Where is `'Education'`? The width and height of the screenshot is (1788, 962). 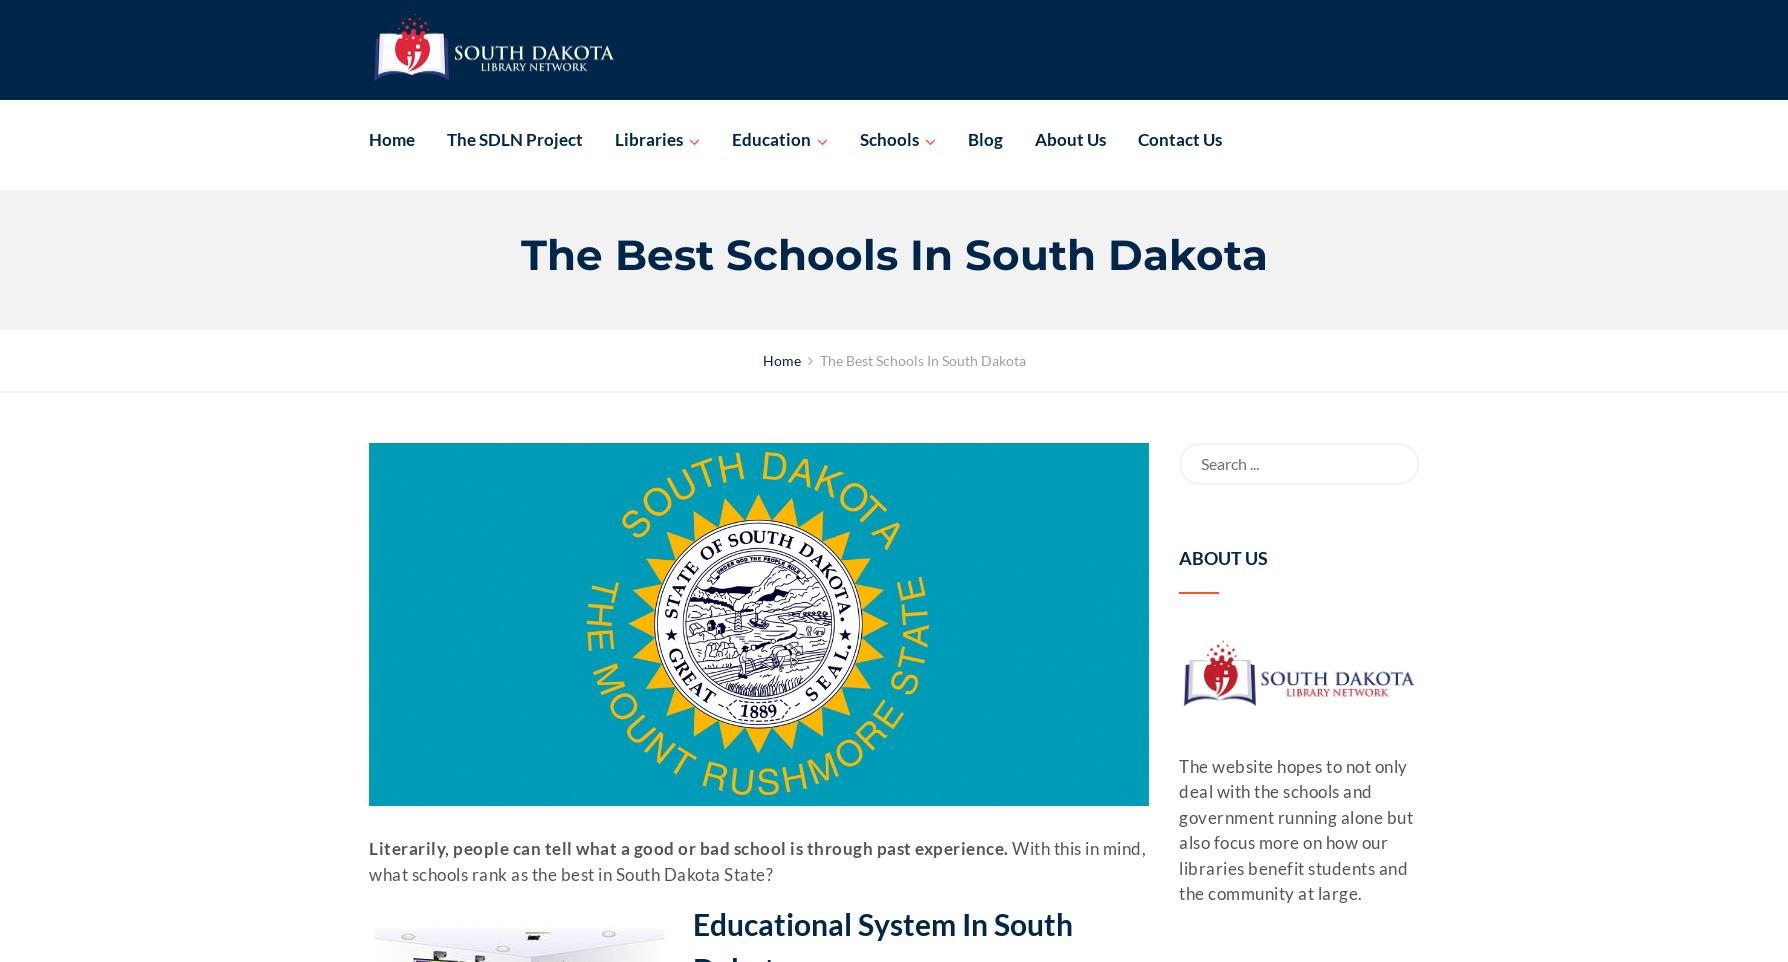 'Education' is located at coordinates (770, 138).